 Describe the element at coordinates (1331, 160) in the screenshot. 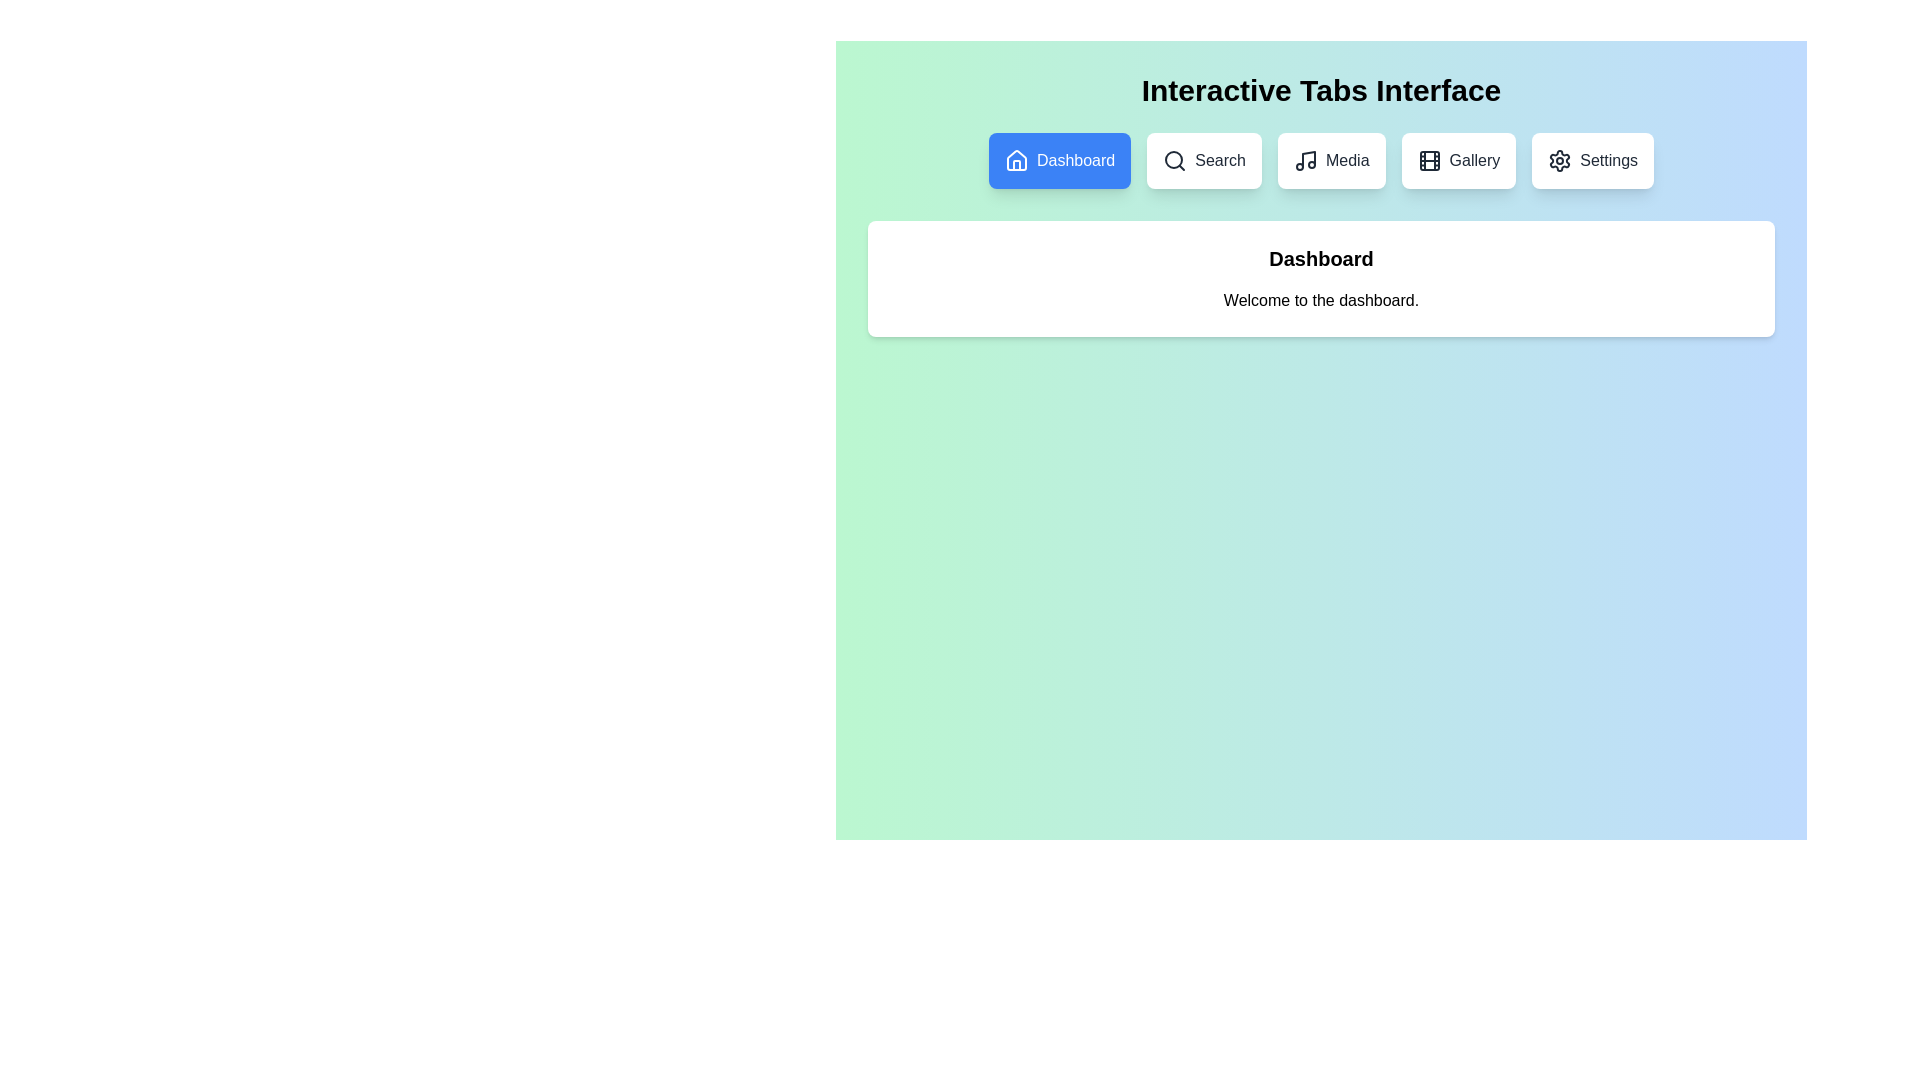

I see `the third button in the horizontal row of interactive tabs` at that location.